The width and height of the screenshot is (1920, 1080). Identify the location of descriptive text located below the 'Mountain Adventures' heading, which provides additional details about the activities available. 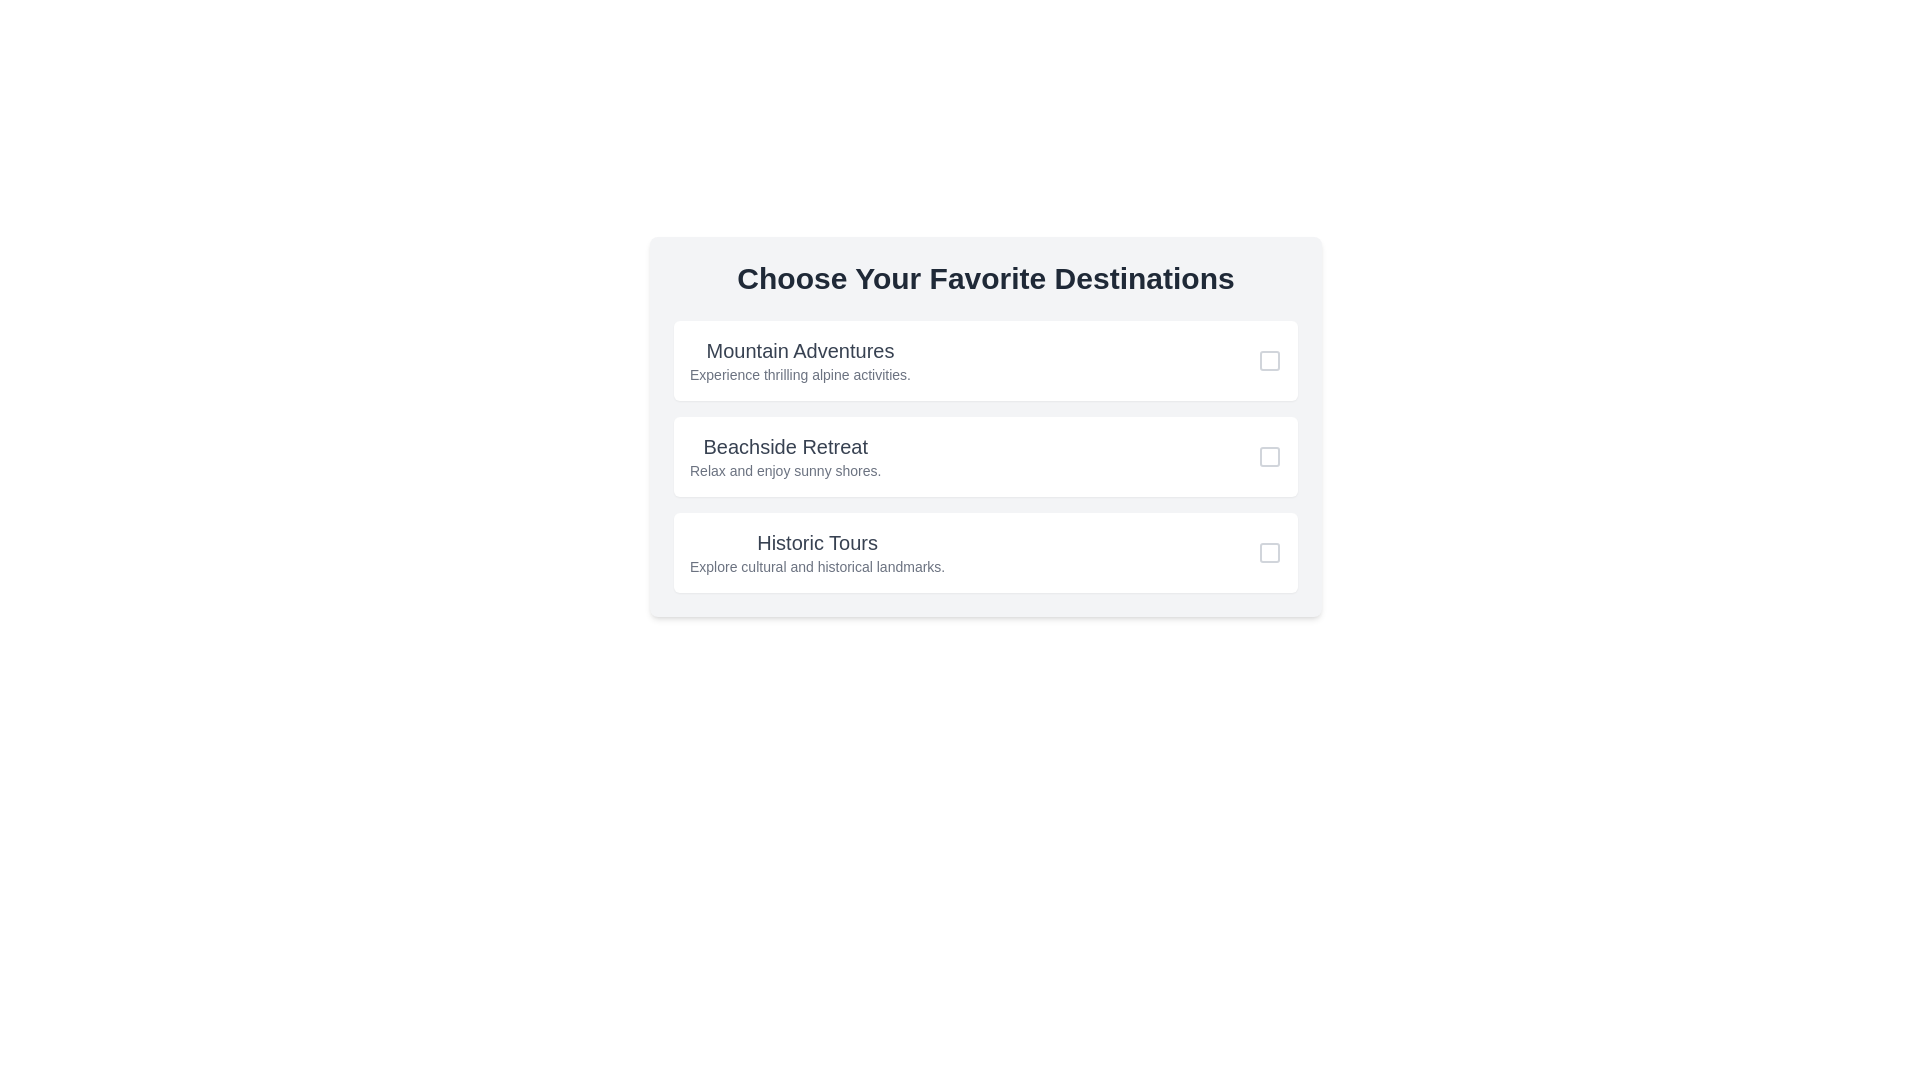
(800, 374).